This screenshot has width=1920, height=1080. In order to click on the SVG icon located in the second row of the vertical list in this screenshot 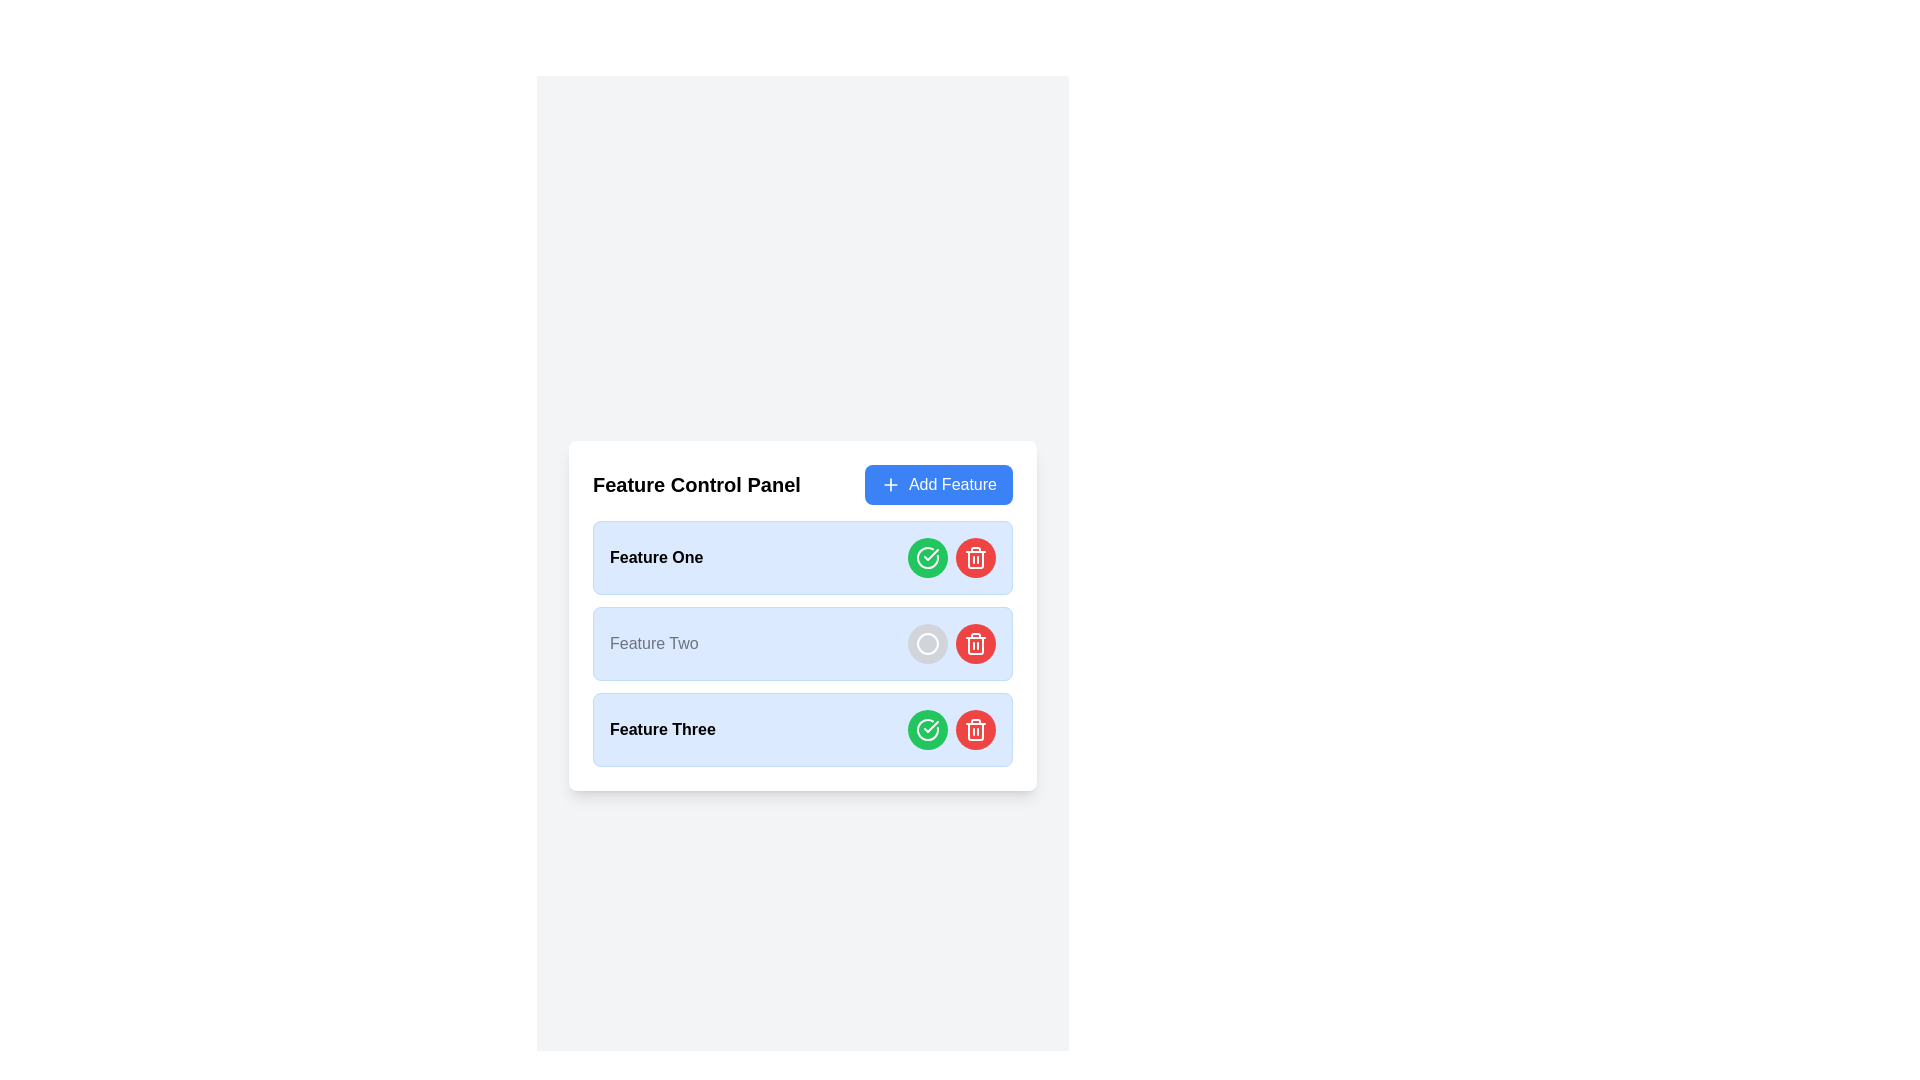, I will do `click(926, 644)`.